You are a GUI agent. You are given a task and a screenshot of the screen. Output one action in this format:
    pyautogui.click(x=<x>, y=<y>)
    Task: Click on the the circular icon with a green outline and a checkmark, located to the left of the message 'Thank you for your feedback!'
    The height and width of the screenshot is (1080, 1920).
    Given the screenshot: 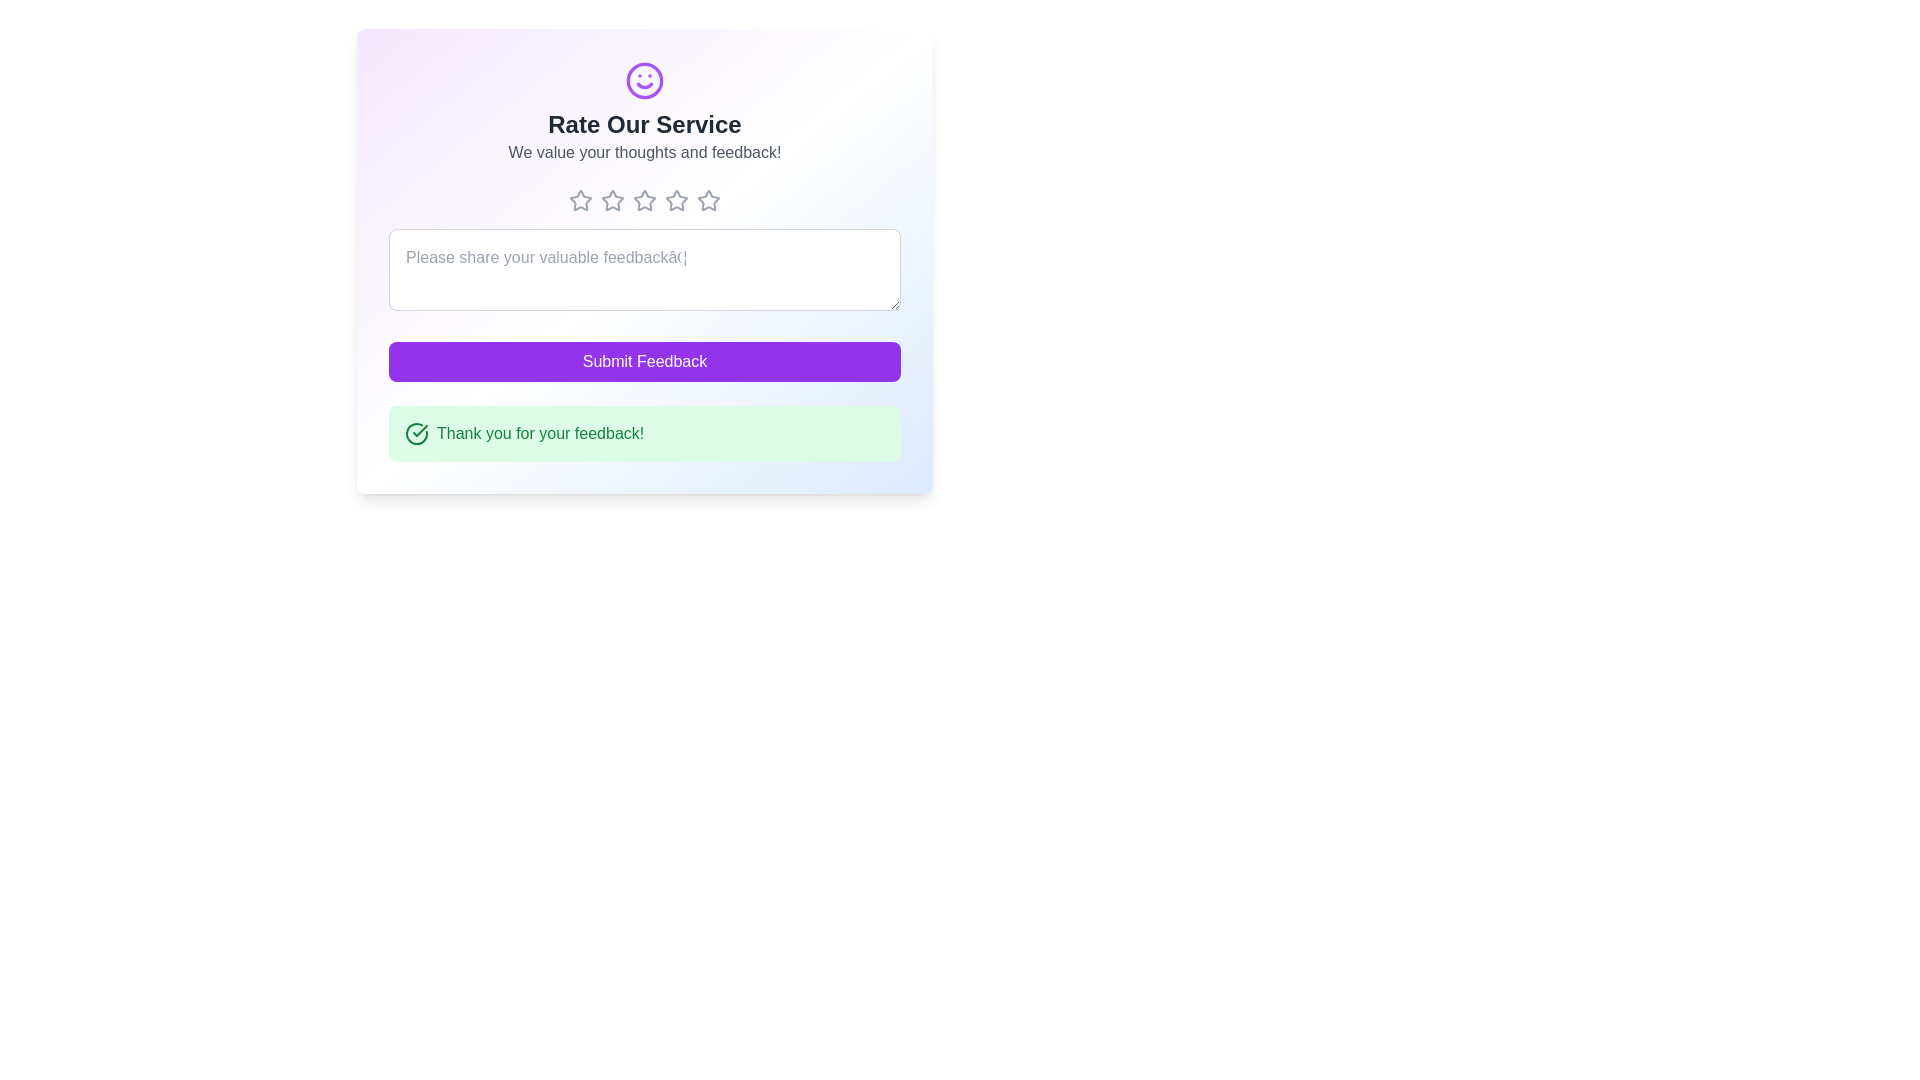 What is the action you would take?
    pyautogui.click(x=416, y=433)
    